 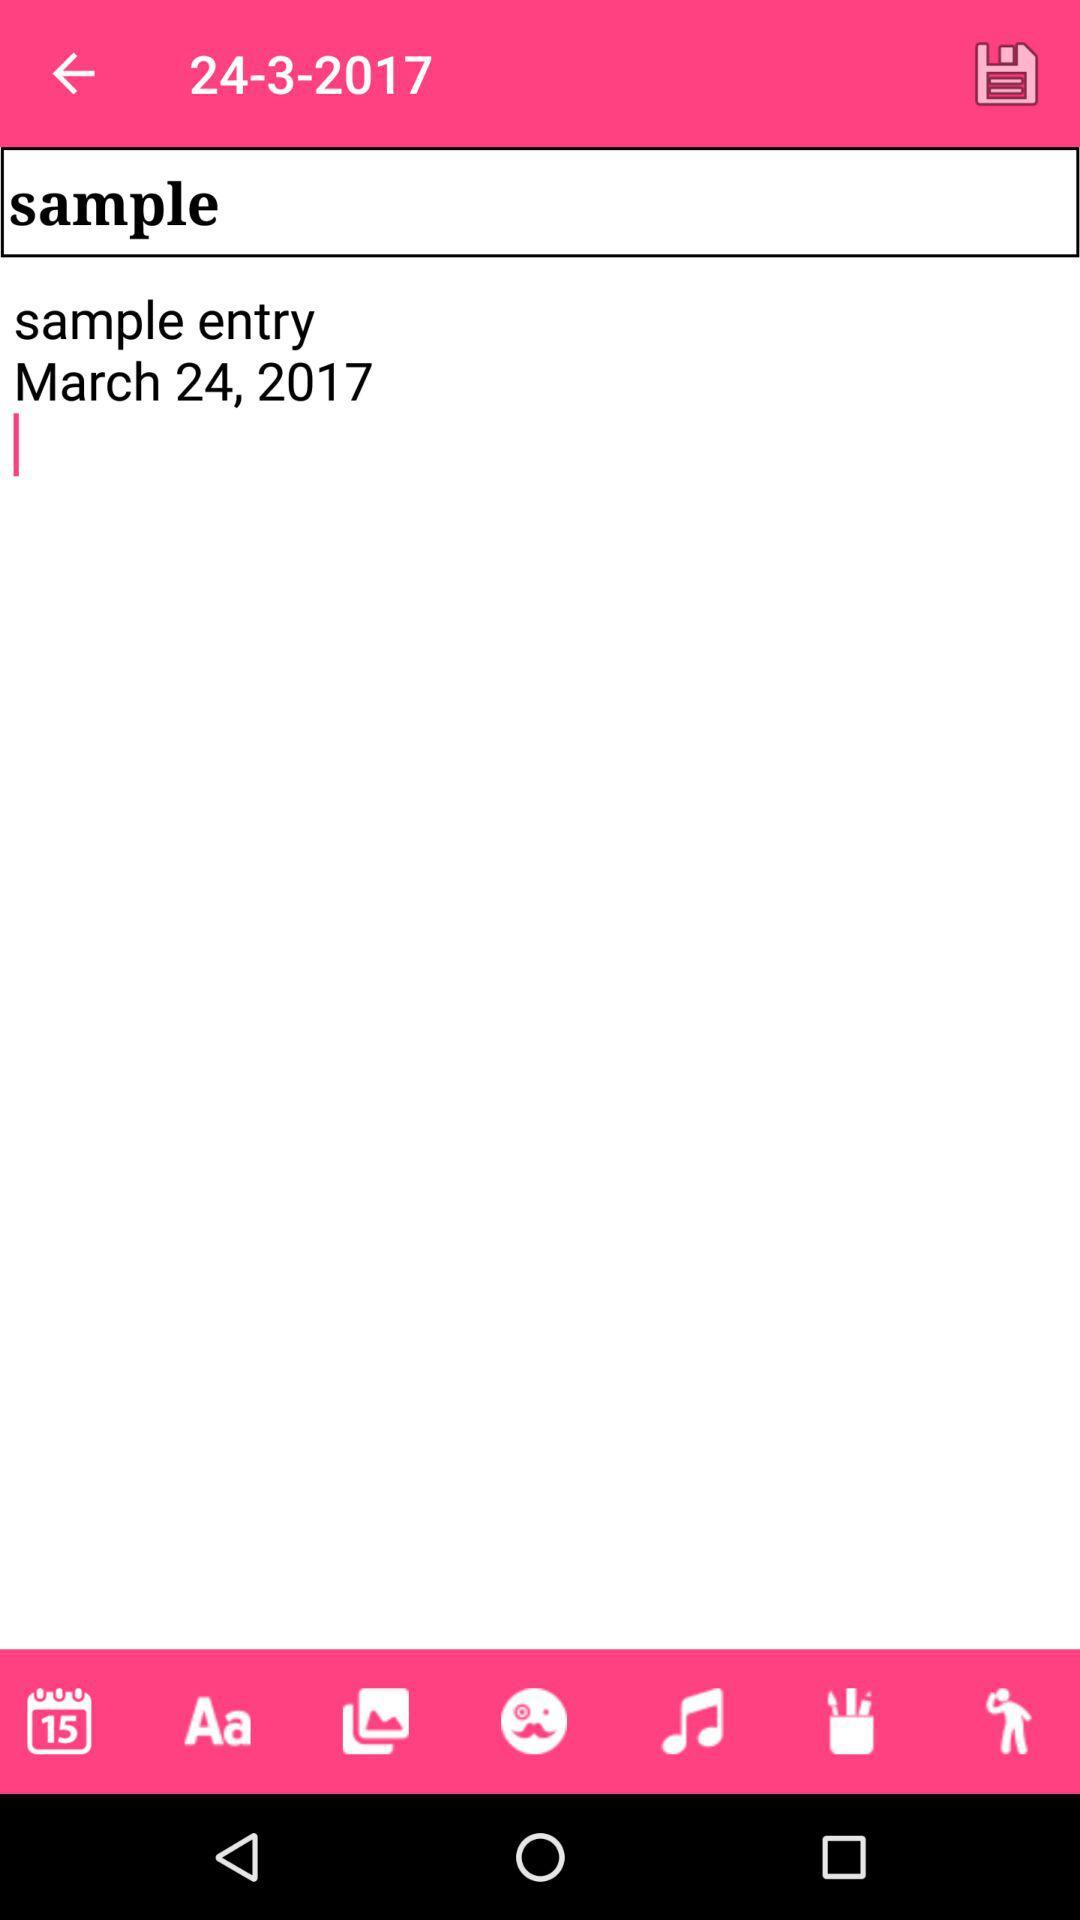 I want to click on insert an audio file, so click(x=691, y=1720).